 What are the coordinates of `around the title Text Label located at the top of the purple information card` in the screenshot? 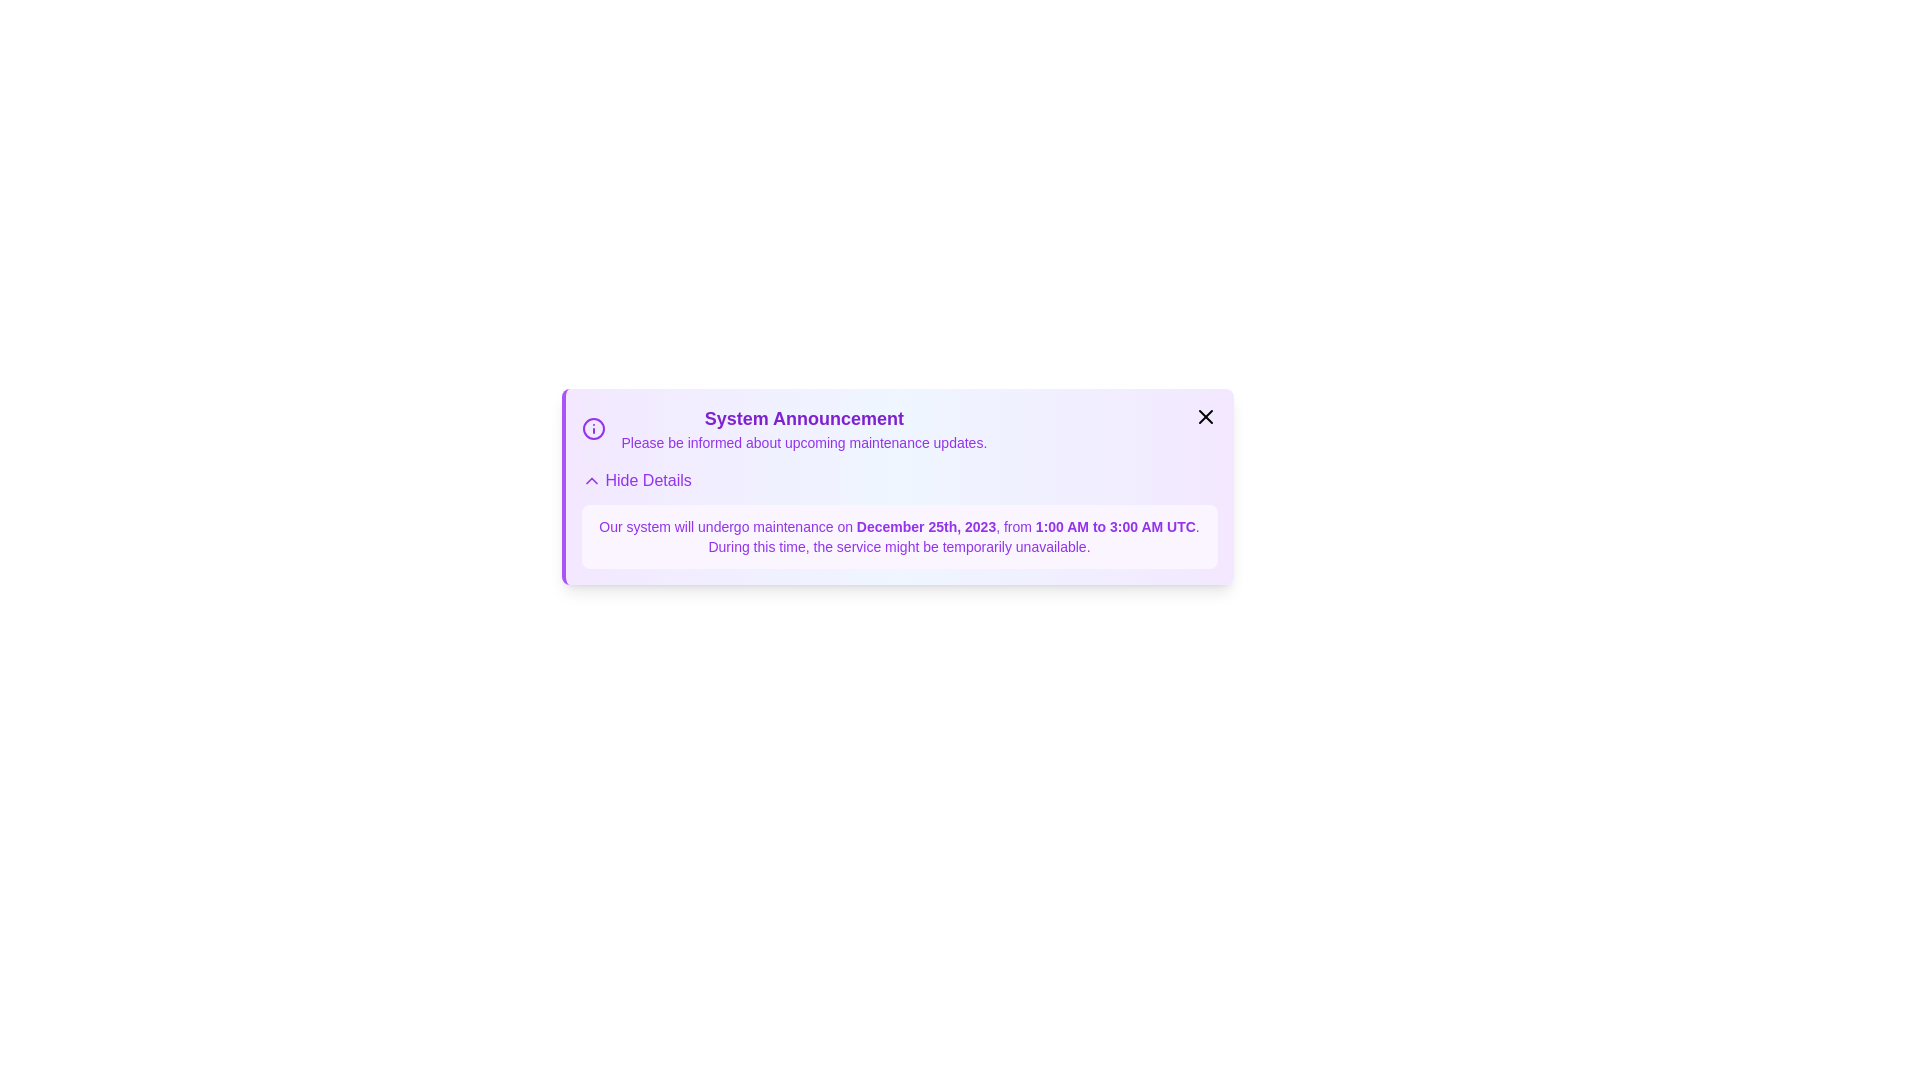 It's located at (804, 418).